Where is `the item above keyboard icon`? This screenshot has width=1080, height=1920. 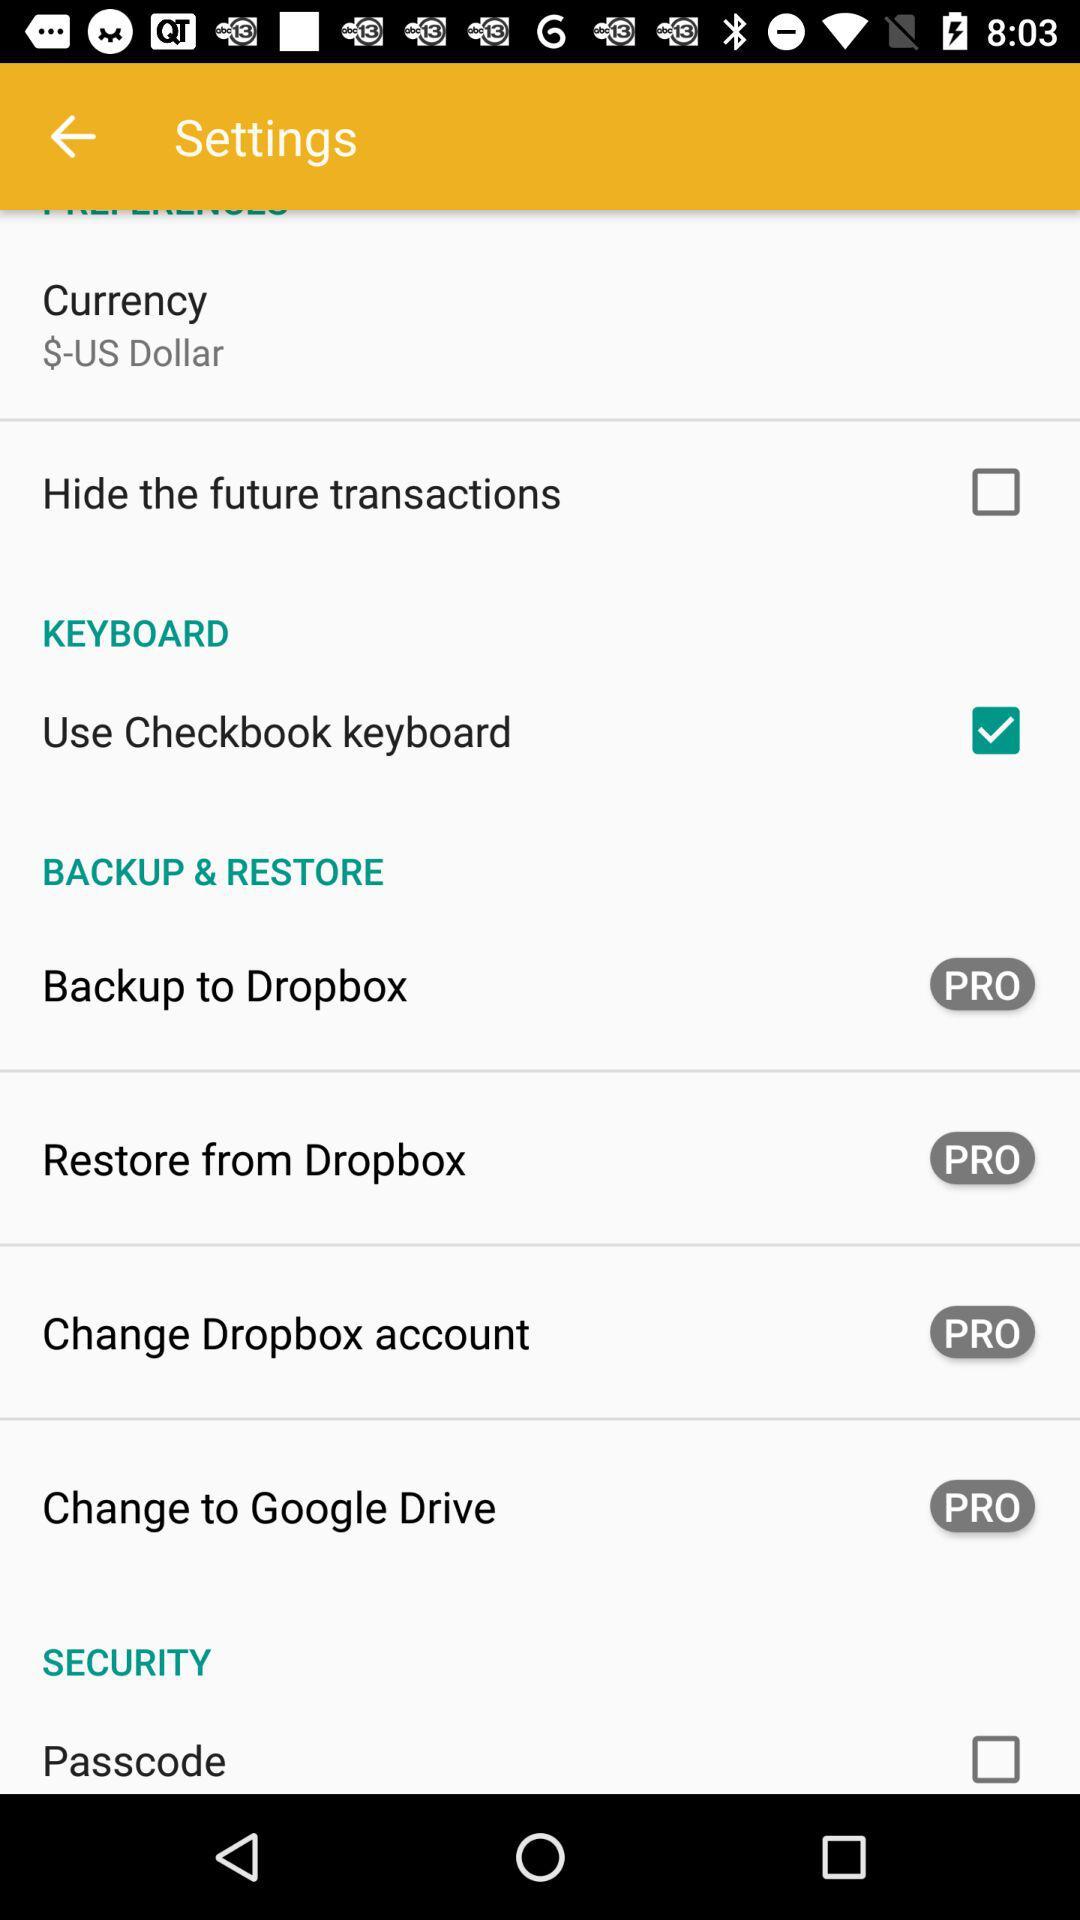
the item above keyboard icon is located at coordinates (301, 492).